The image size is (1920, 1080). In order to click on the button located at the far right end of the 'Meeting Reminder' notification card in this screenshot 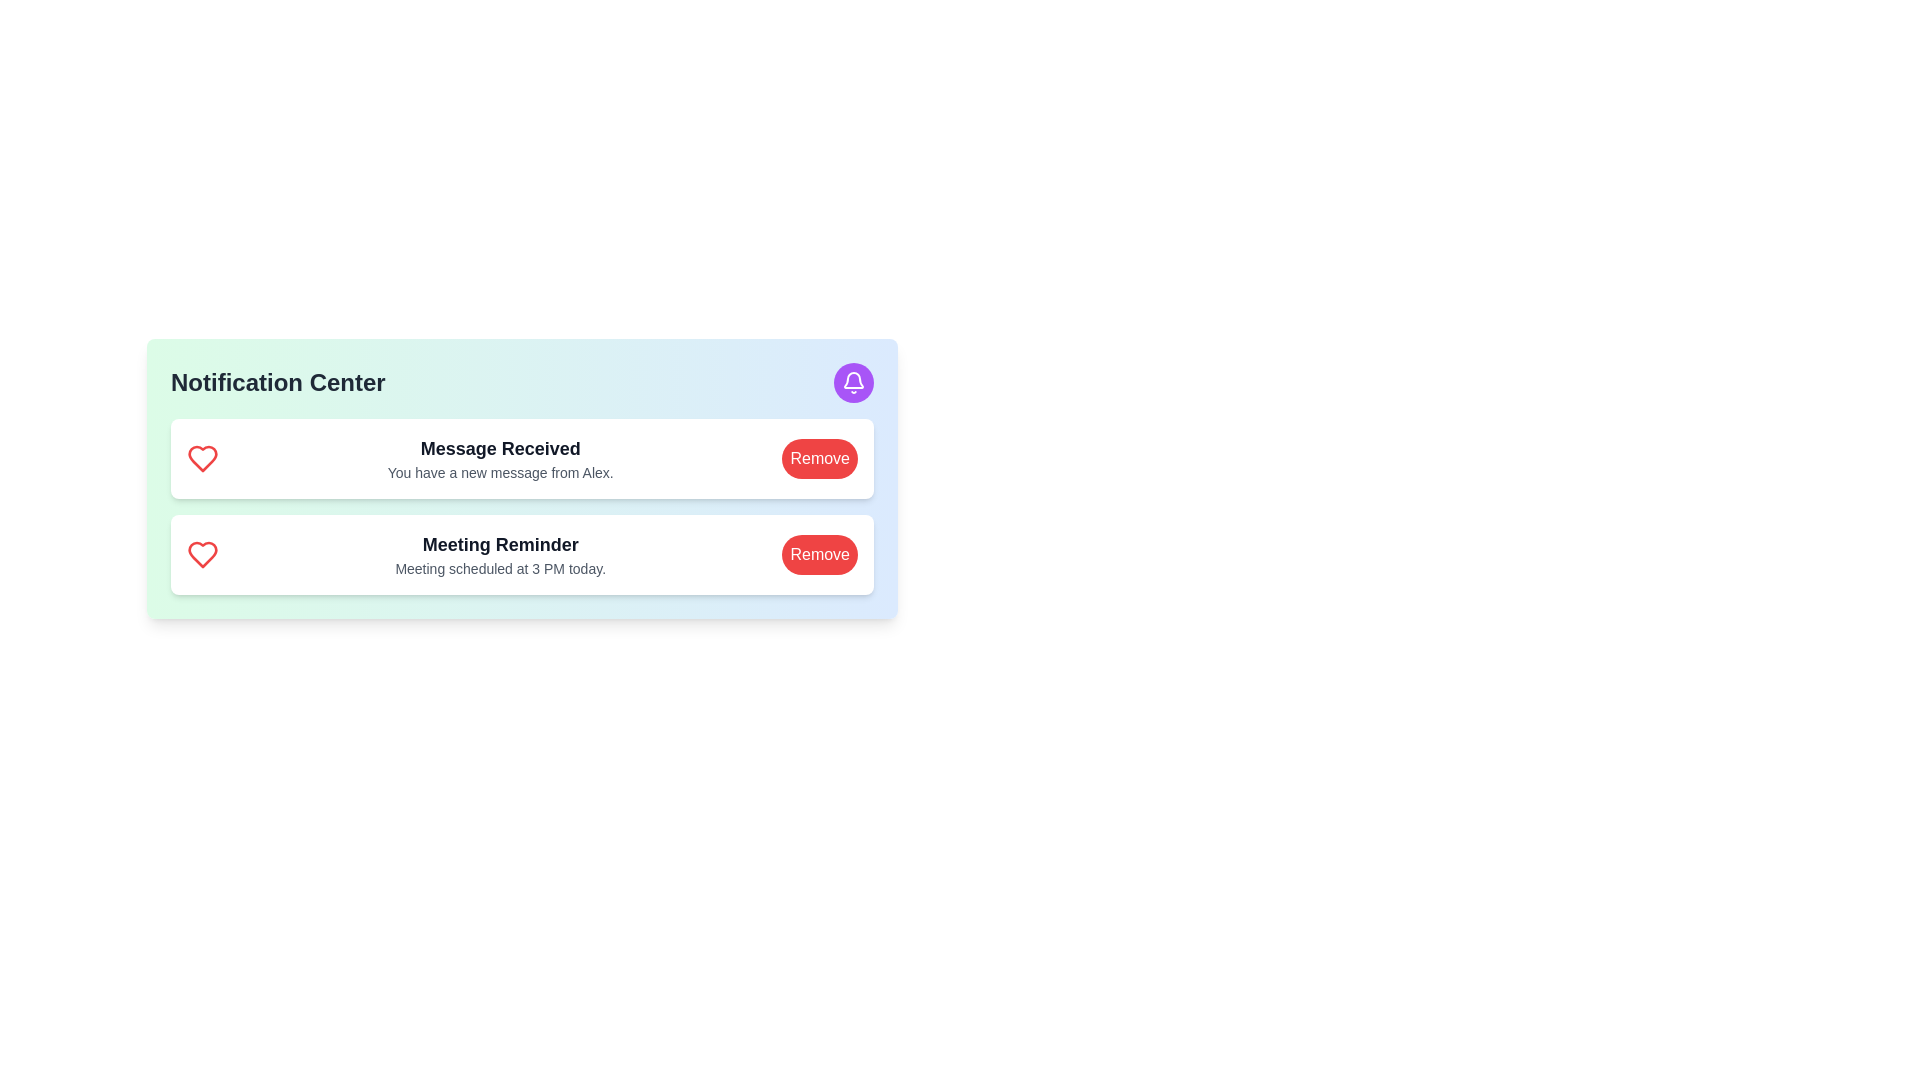, I will do `click(820, 555)`.